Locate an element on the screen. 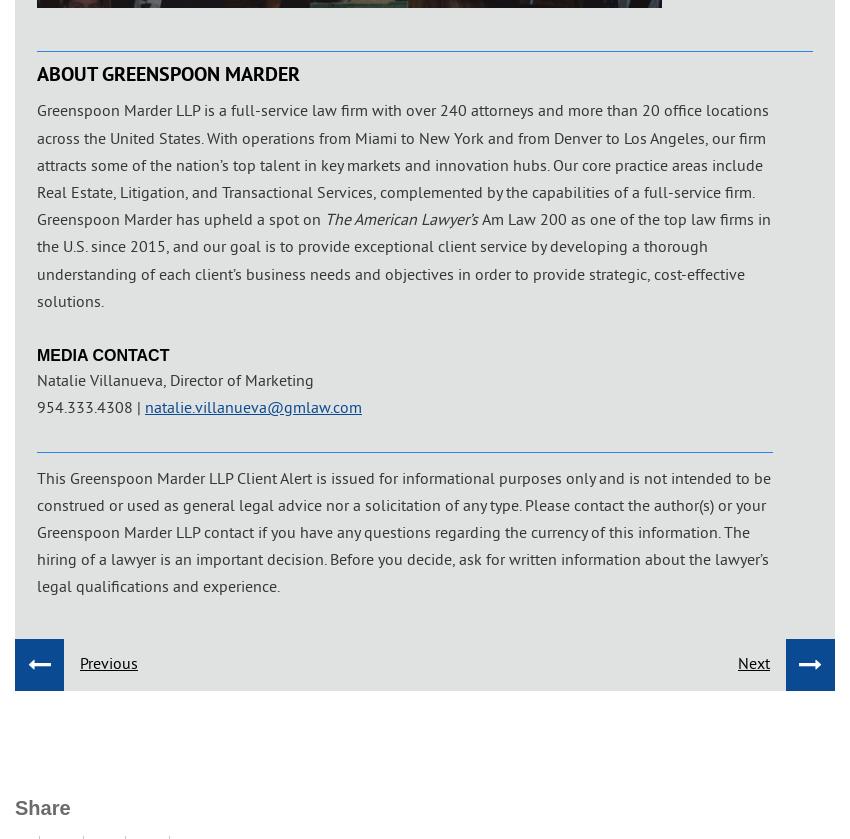 The height and width of the screenshot is (839, 850). 'Previous' is located at coordinates (107, 660).